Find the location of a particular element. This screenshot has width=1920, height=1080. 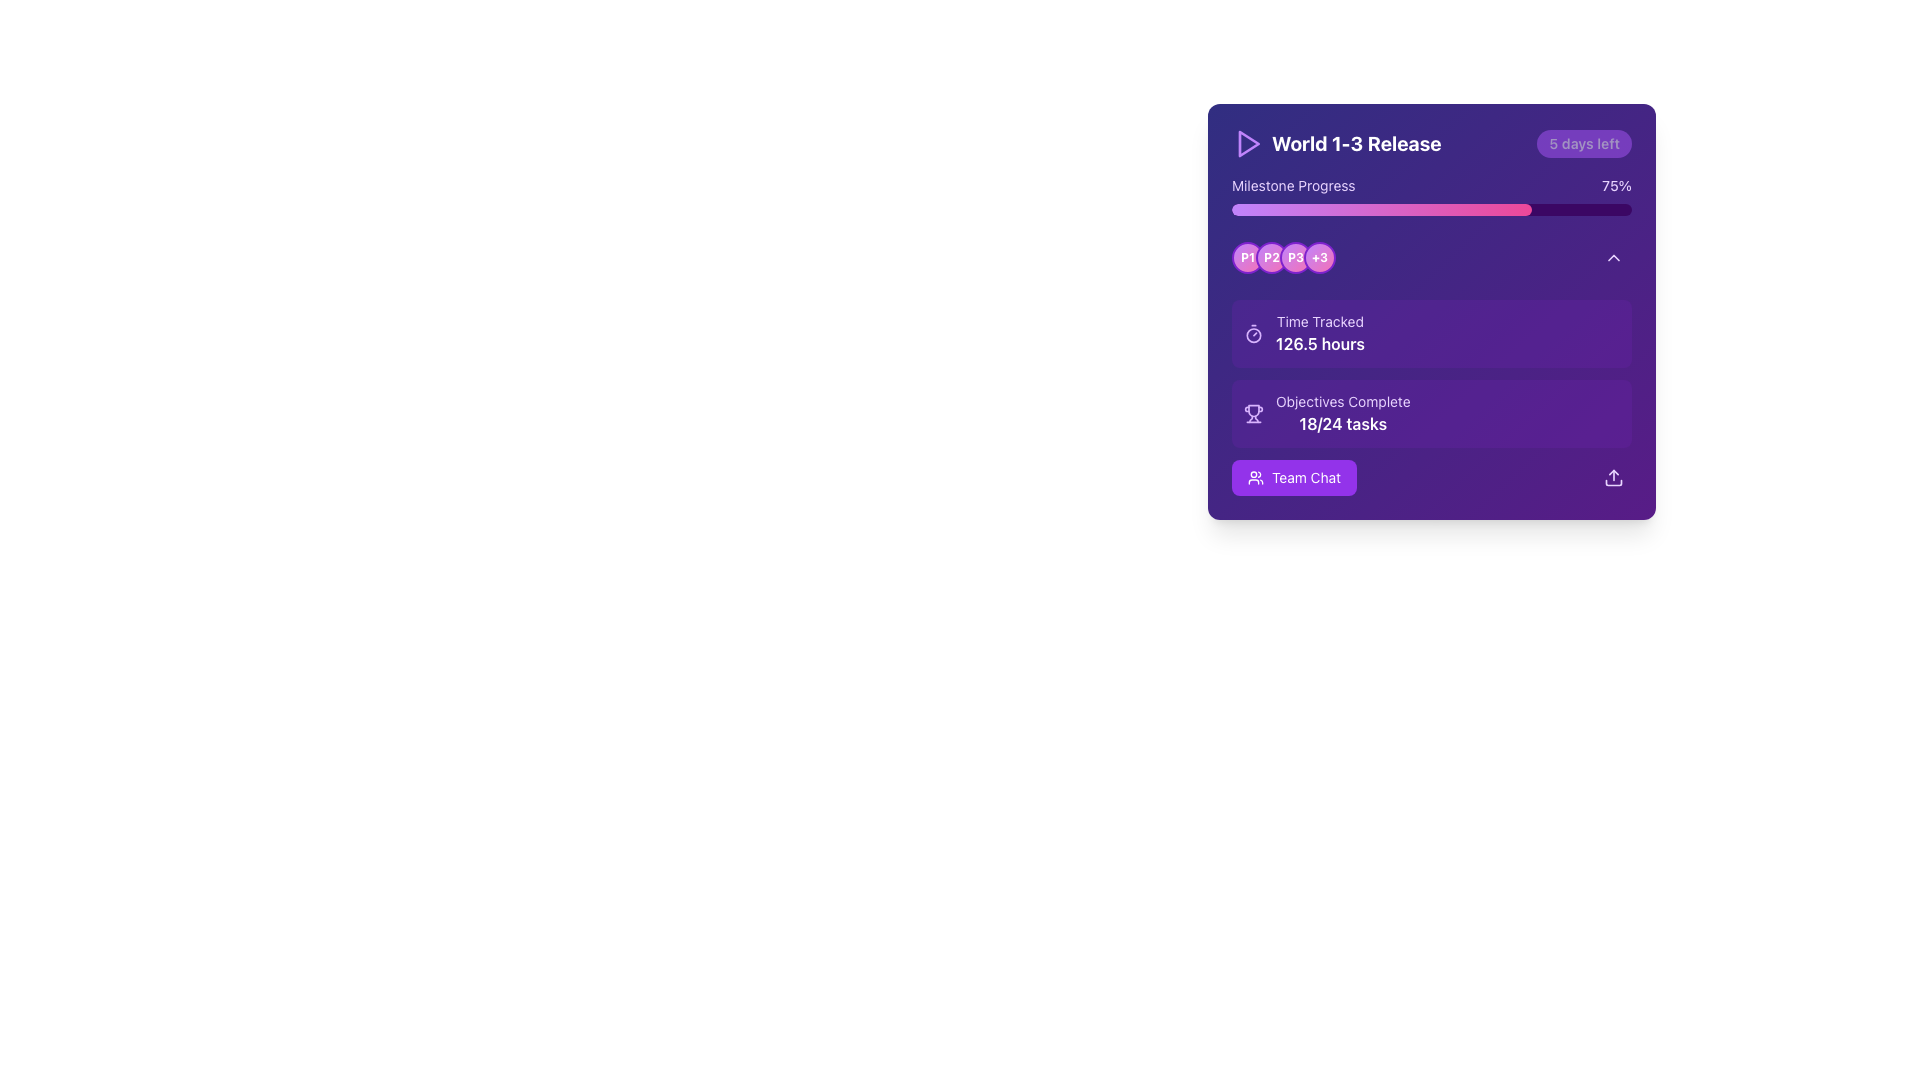

the Progress bar indicating the completion percentage of a milestone, located under the header 'Milestone Progress' and to the left of the '75%' text is located at coordinates (1430, 209).